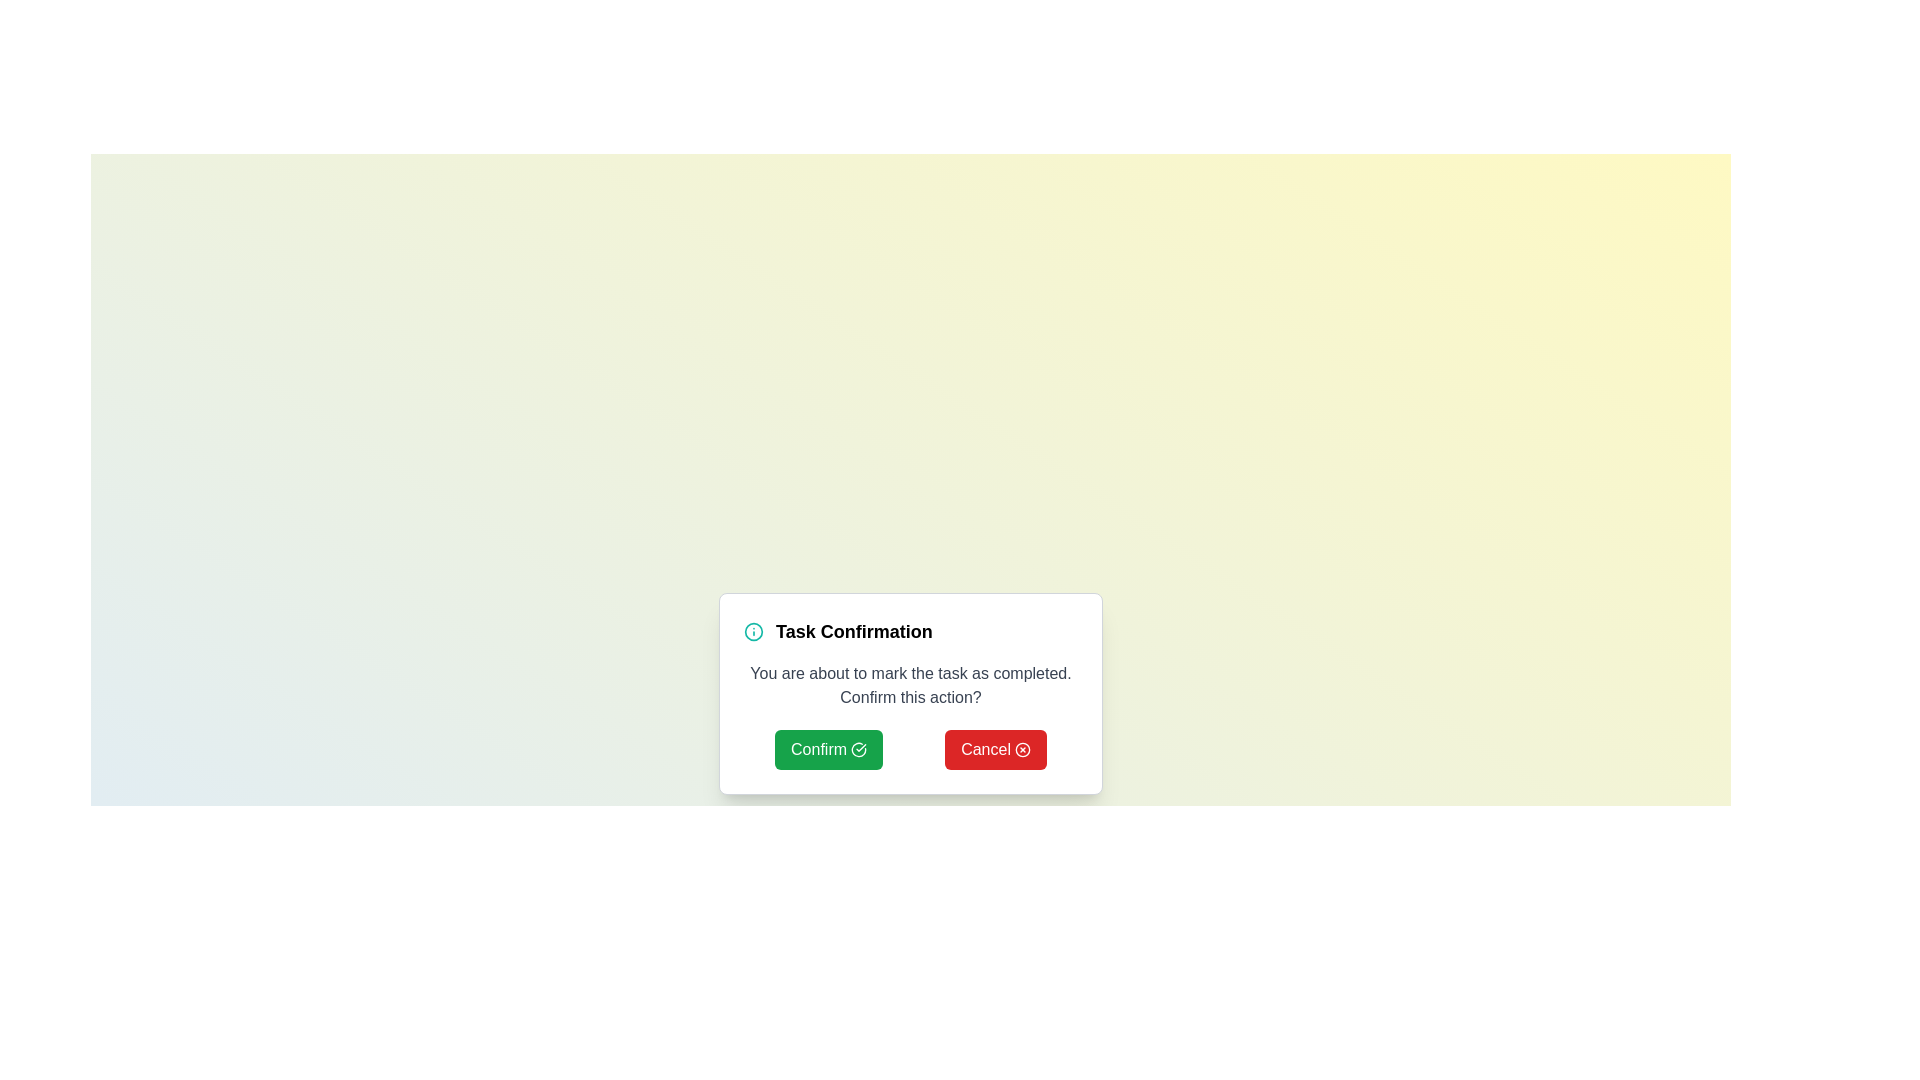 The height and width of the screenshot is (1080, 1920). Describe the element at coordinates (1022, 749) in the screenshot. I see `the circular graphical component of the 'Cancel' button located inside the confirmation modal` at that location.